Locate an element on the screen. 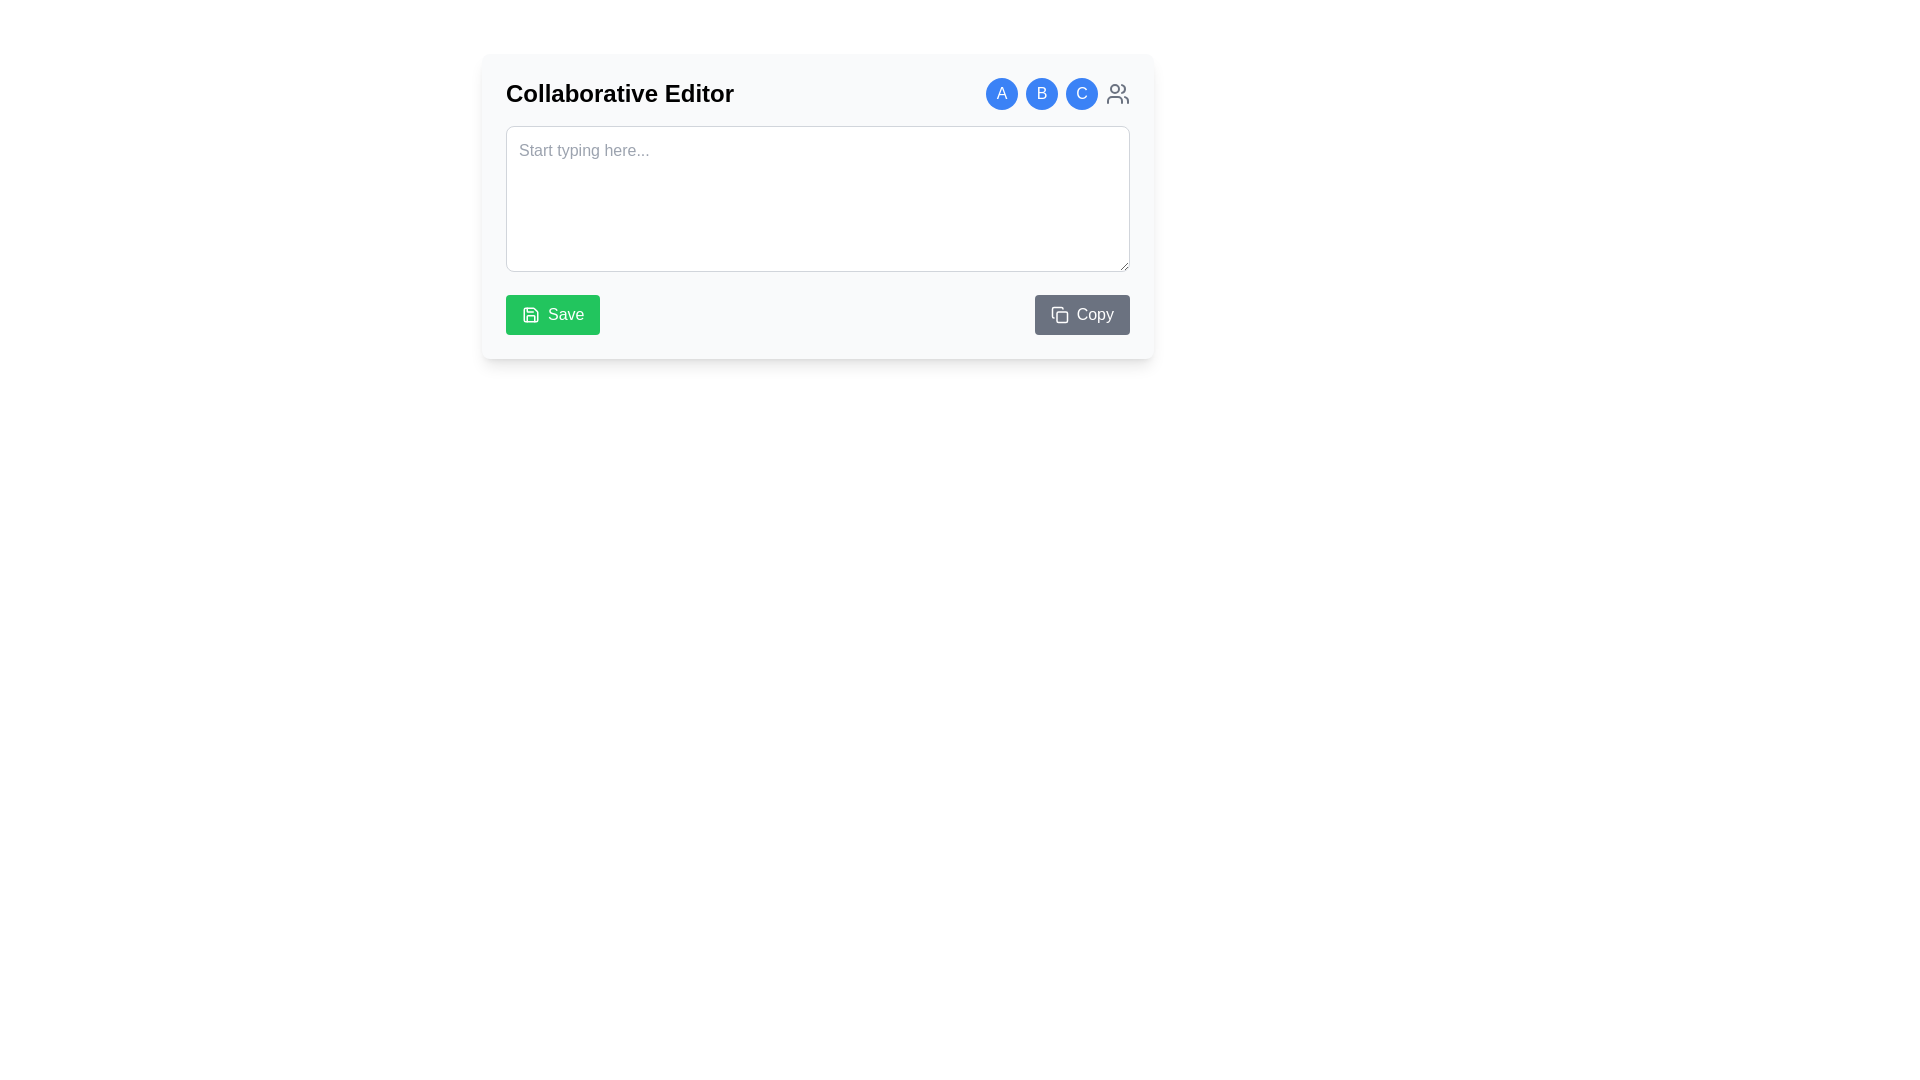 Image resolution: width=1920 pixels, height=1080 pixels. the save icon located within the 'Save' button in the bottom-left section of the Collaborative Editor interface is located at coordinates (531, 315).